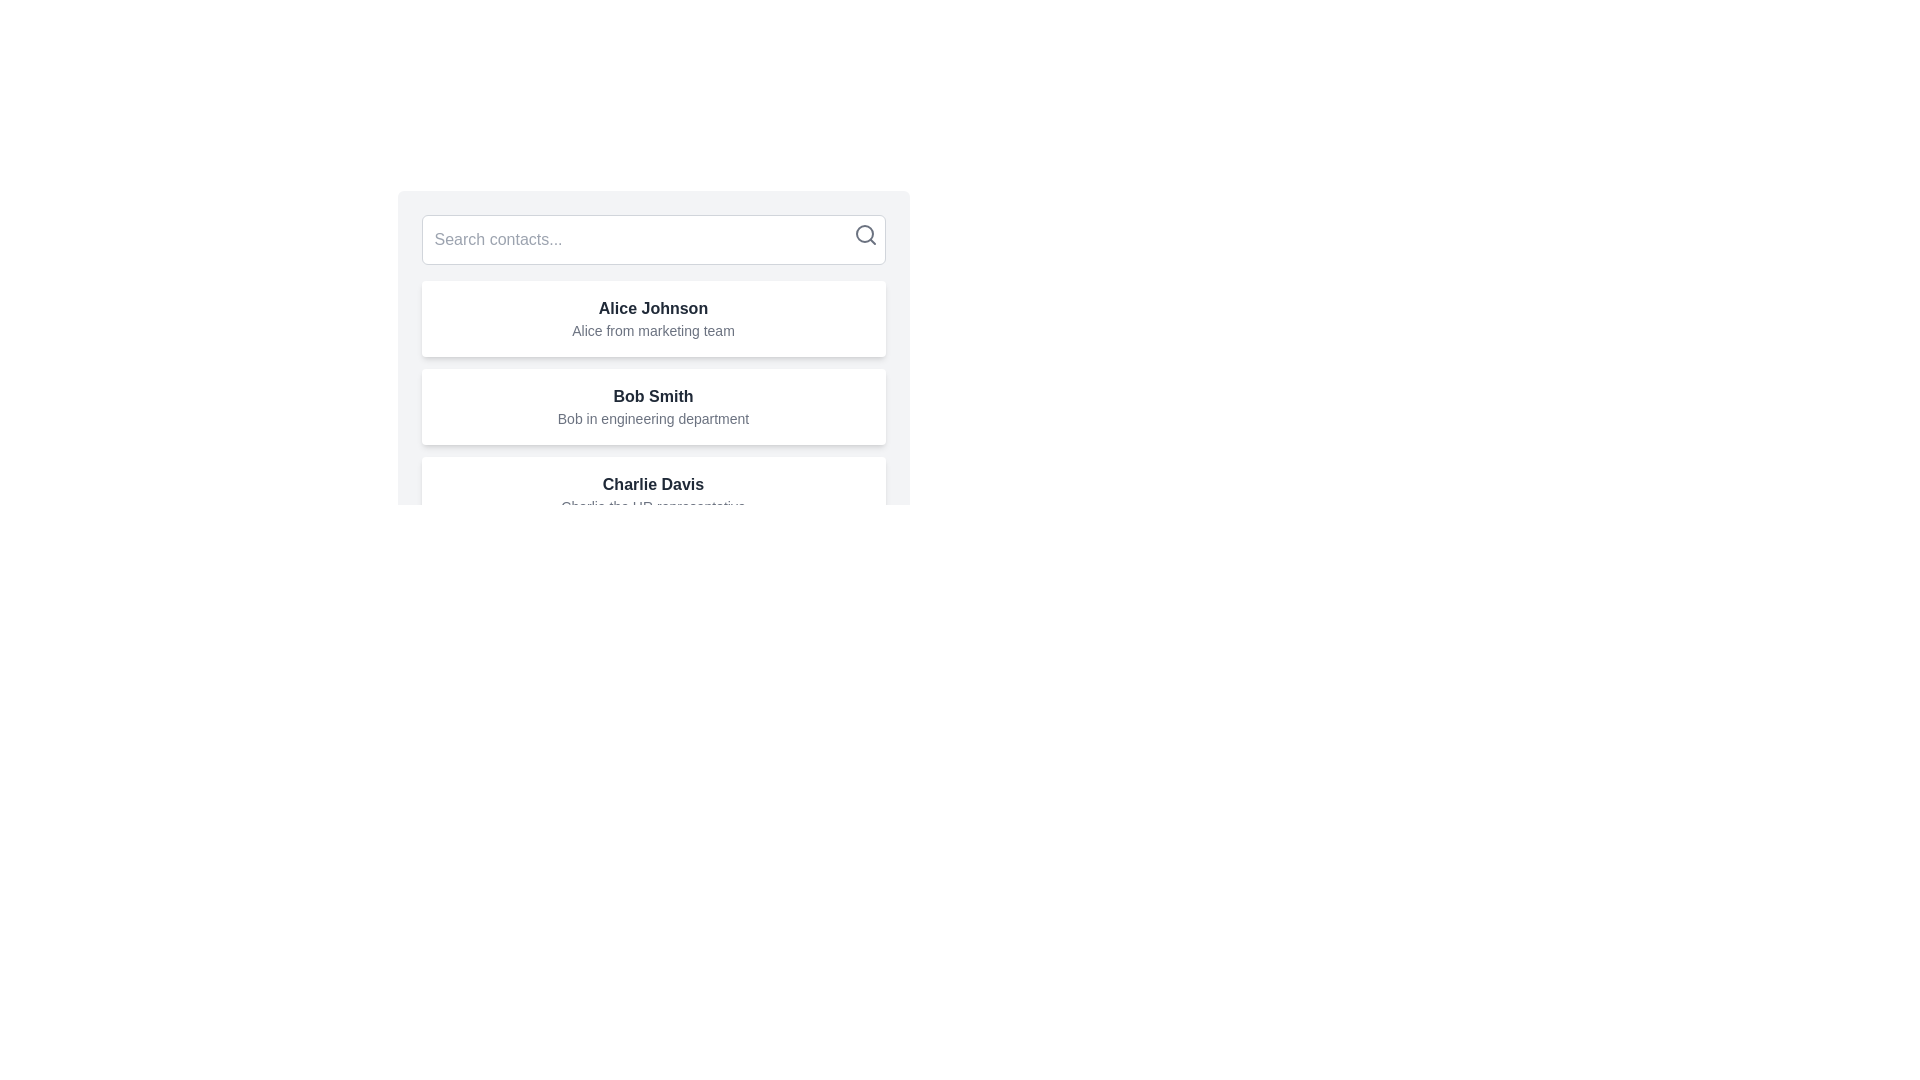  Describe the element at coordinates (653, 406) in the screenshot. I see `the second entry in the list of contact information, which is positioned between 'Alice Johnson' and 'Charlie Davis'` at that location.